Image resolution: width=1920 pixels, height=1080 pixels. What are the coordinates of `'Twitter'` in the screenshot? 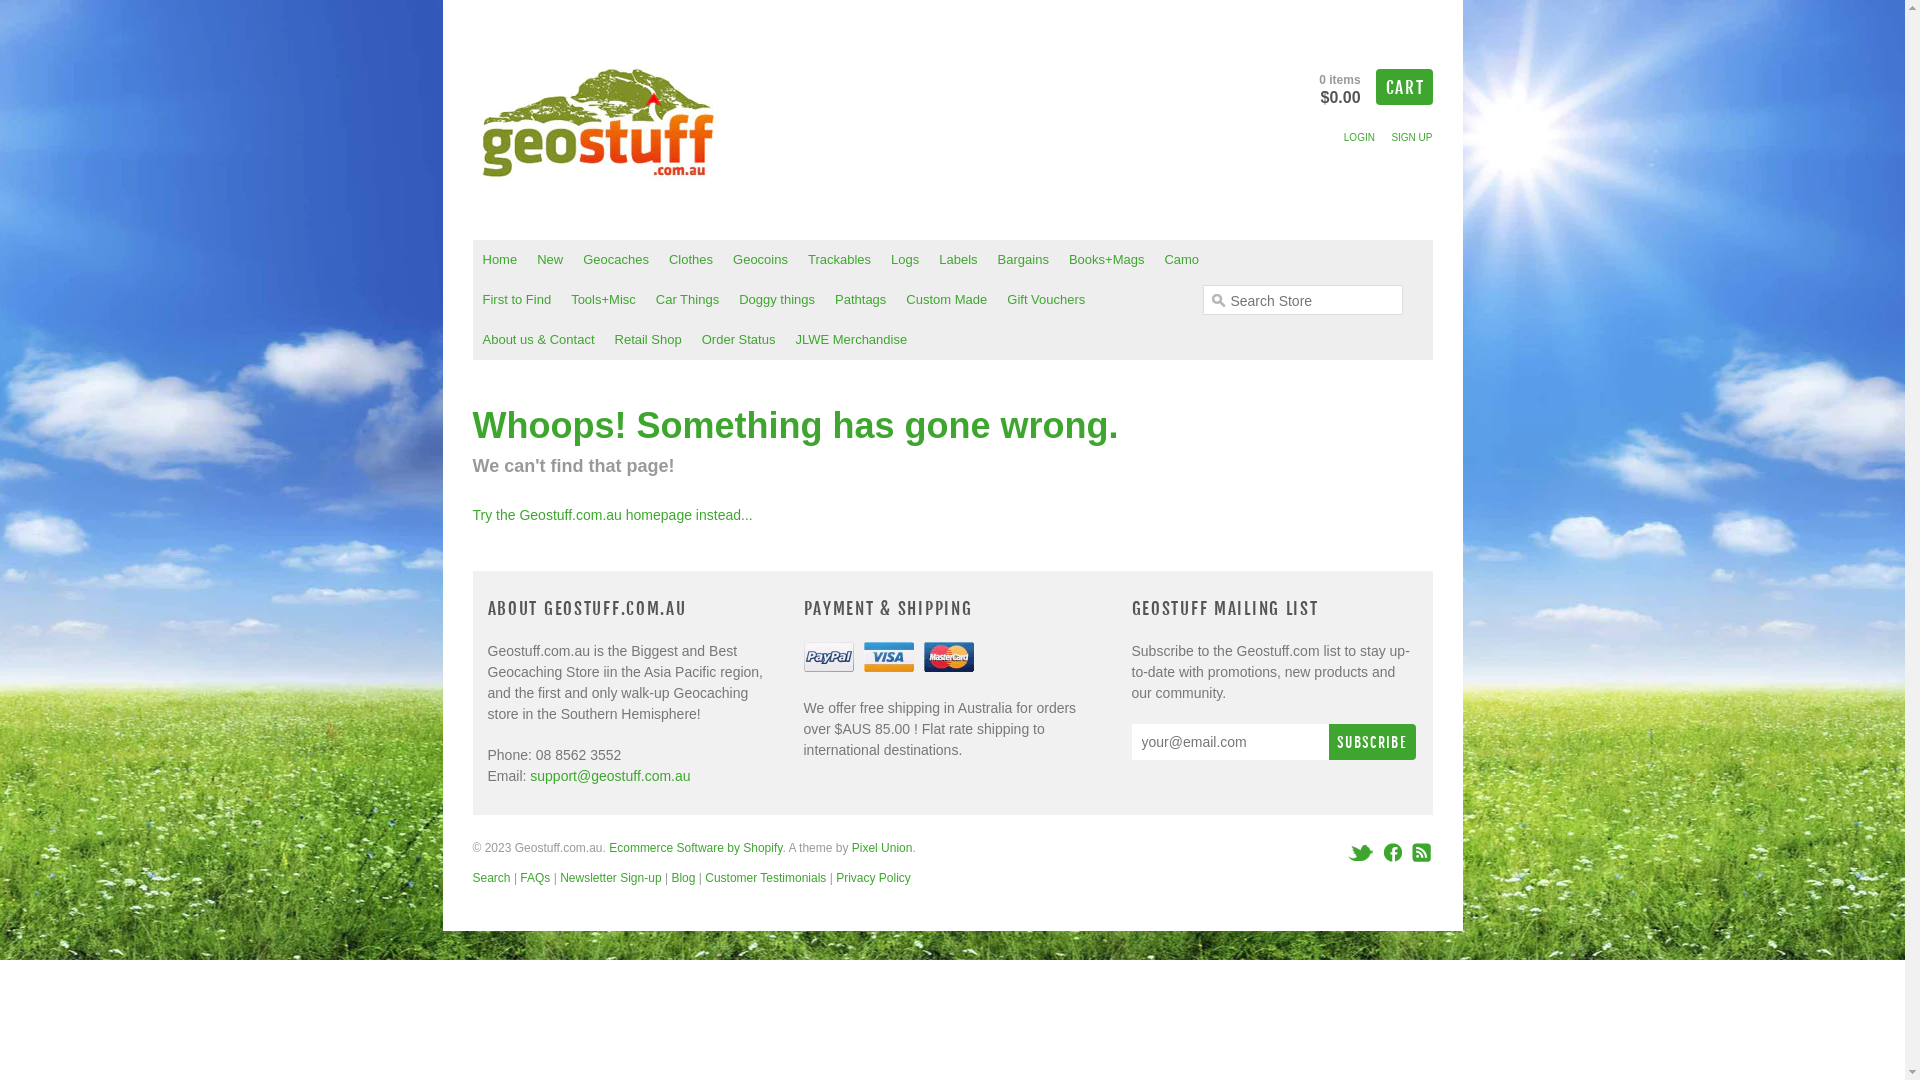 It's located at (1361, 852).